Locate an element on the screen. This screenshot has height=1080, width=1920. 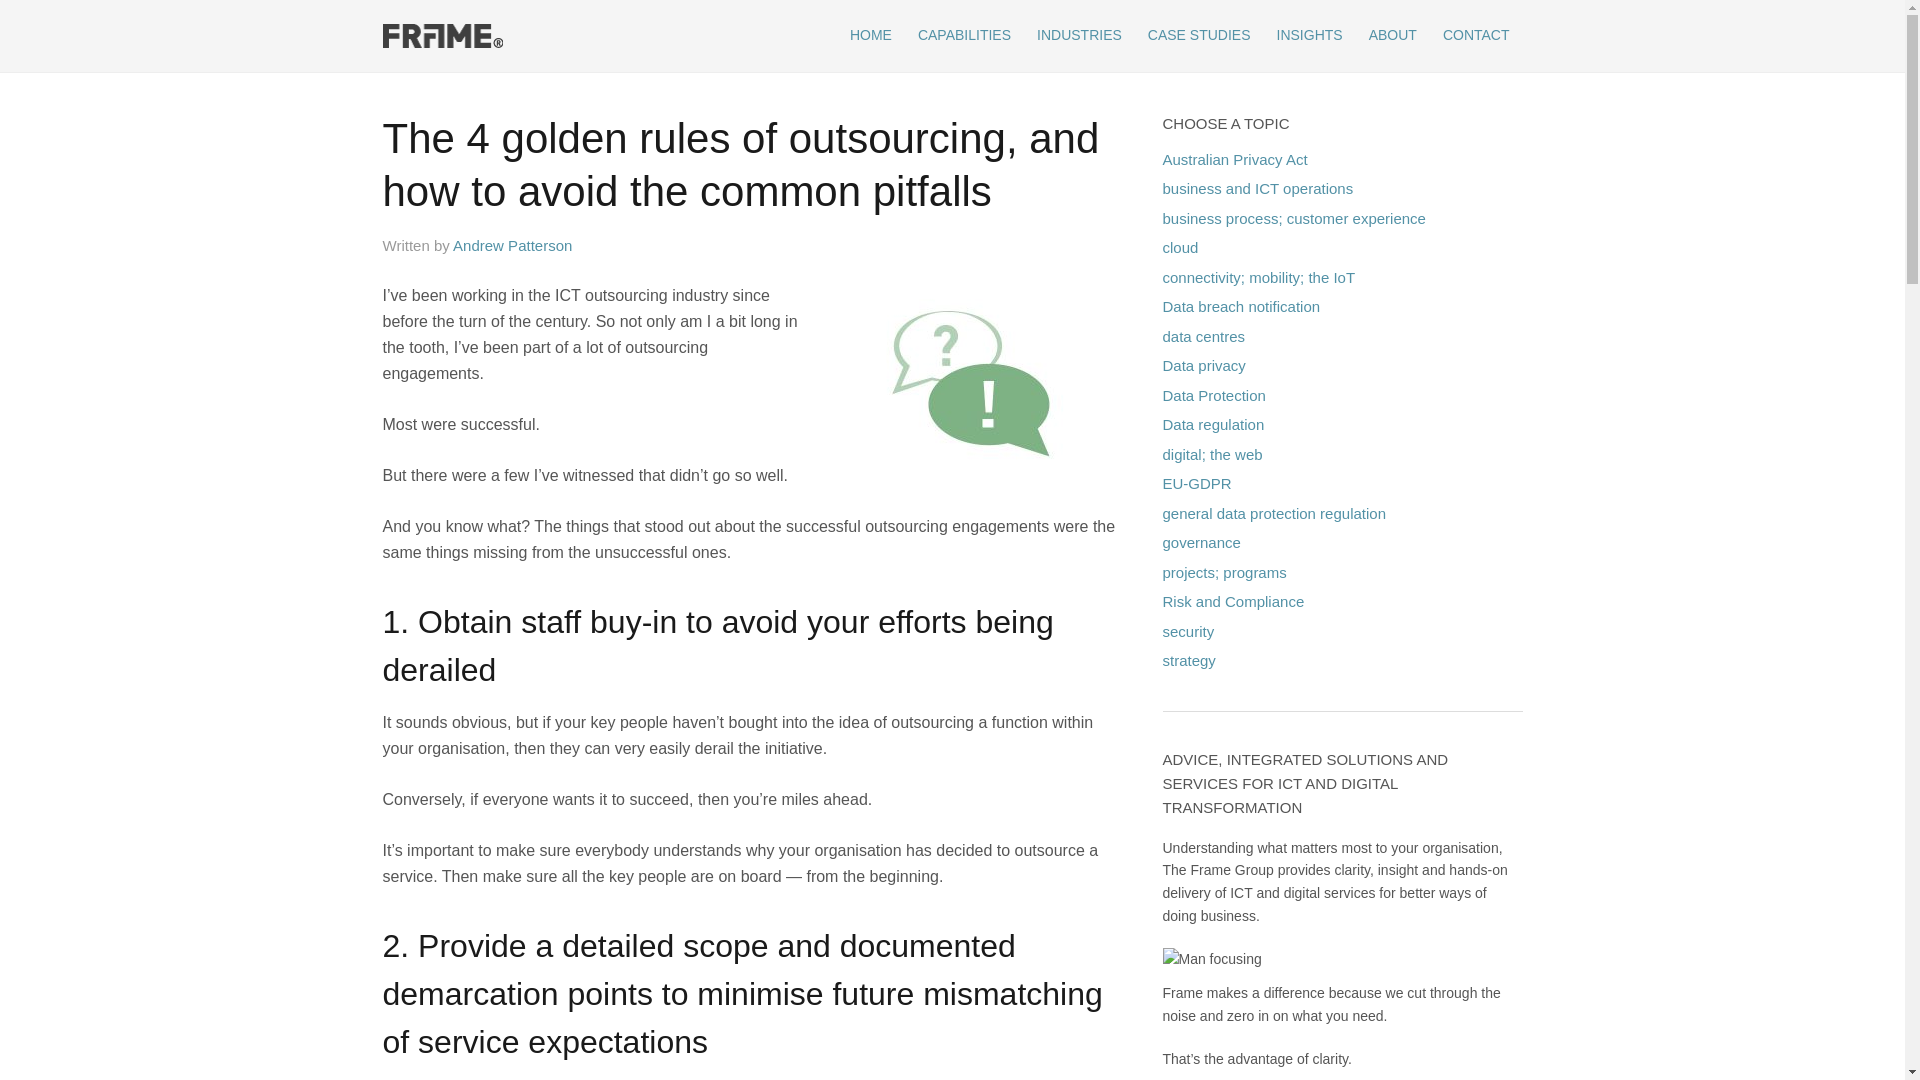
'Andrew Patterson' is located at coordinates (451, 244).